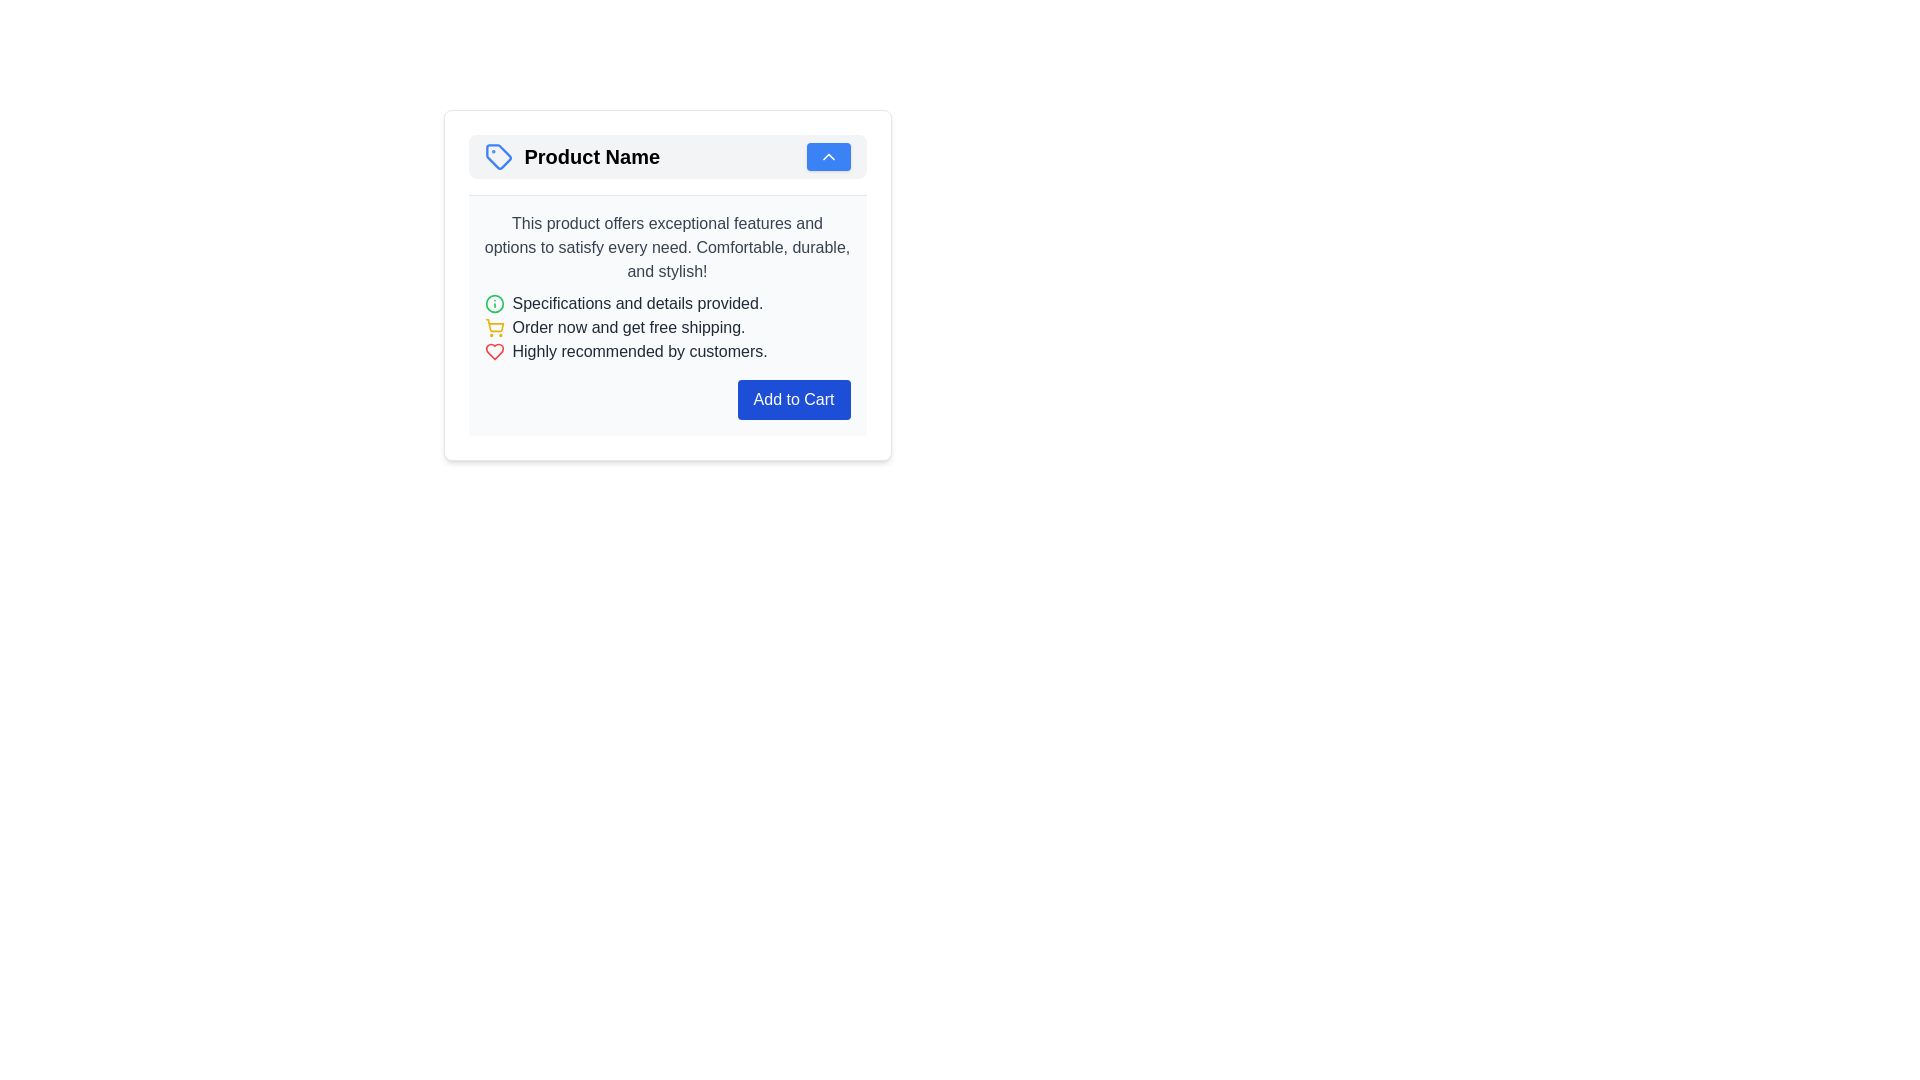  I want to click on the Card component that contains the title 'Product Name' in bold and an 'Add to Cart' button at the bottom right, so click(667, 285).